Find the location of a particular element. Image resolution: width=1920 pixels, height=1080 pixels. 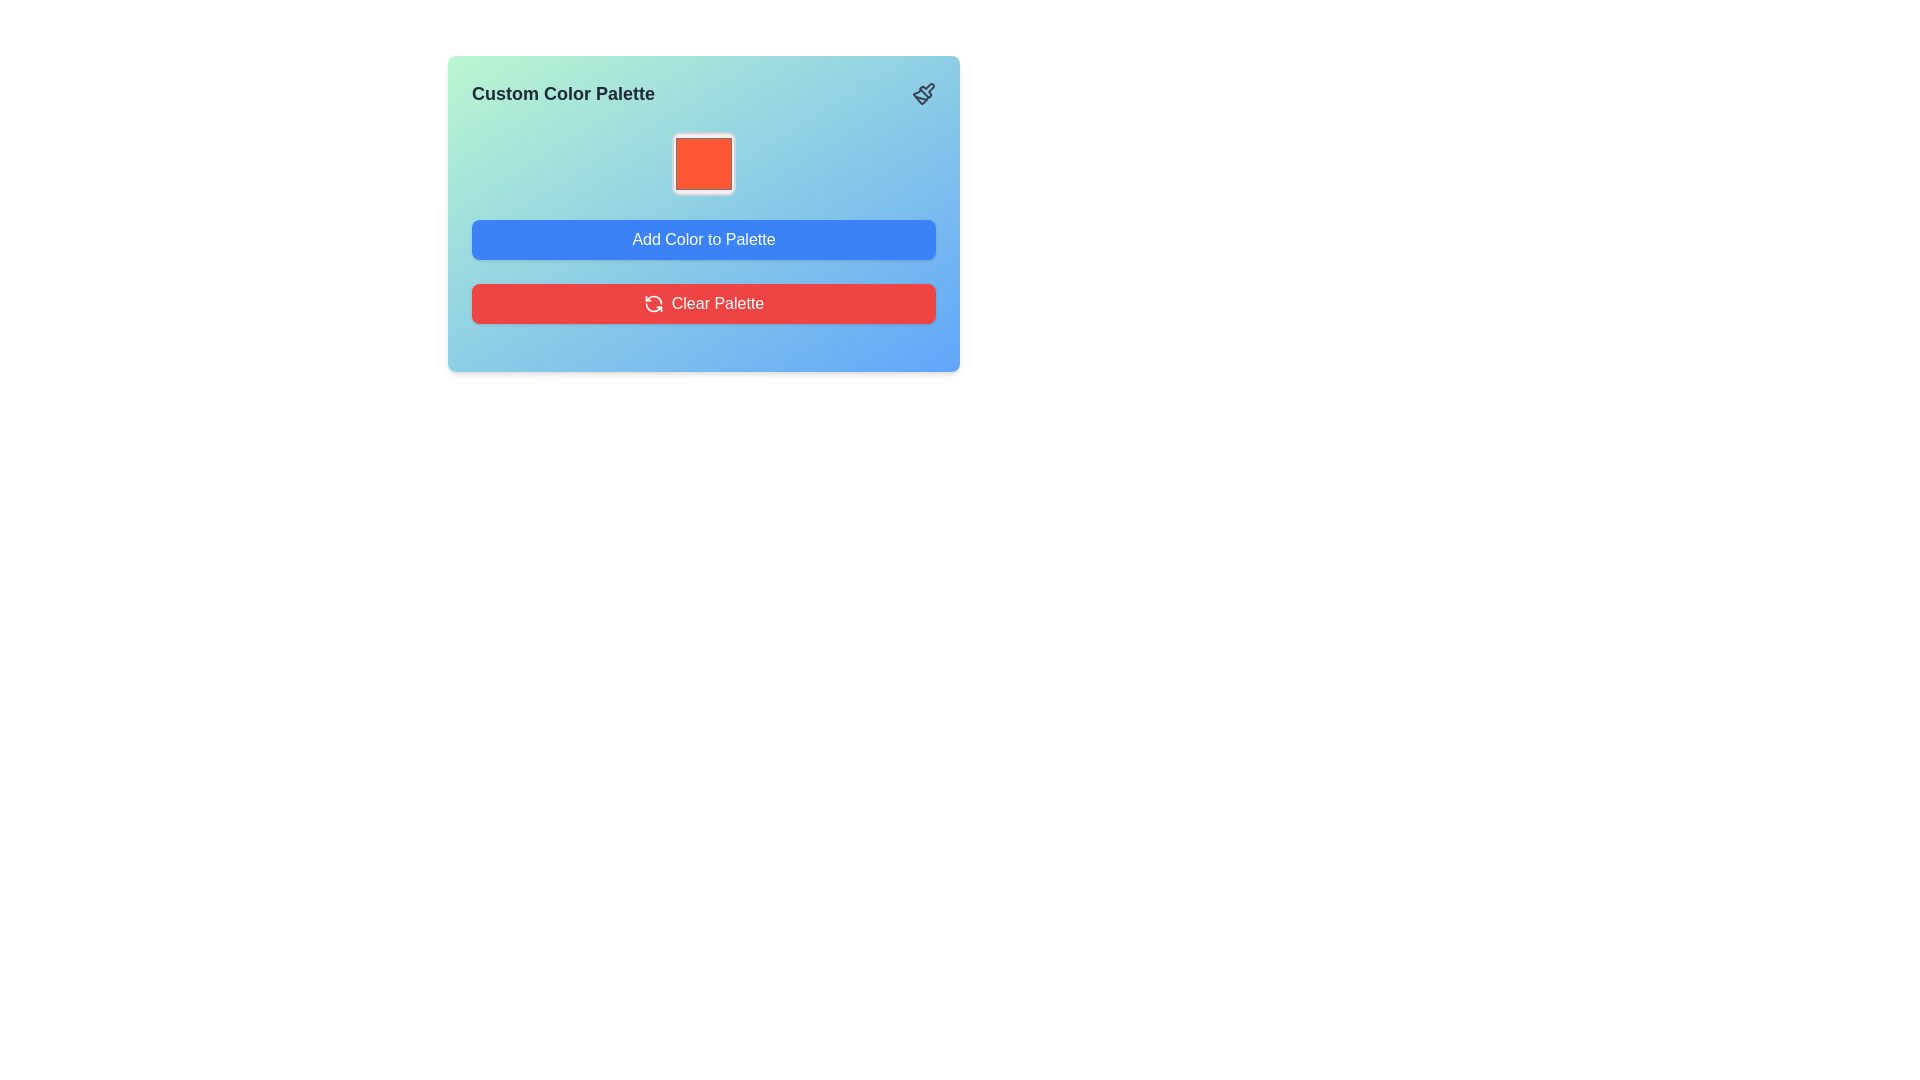

the button that clears the current color palette, located at the bottom of the 'Custom Color Palette' section is located at coordinates (704, 304).